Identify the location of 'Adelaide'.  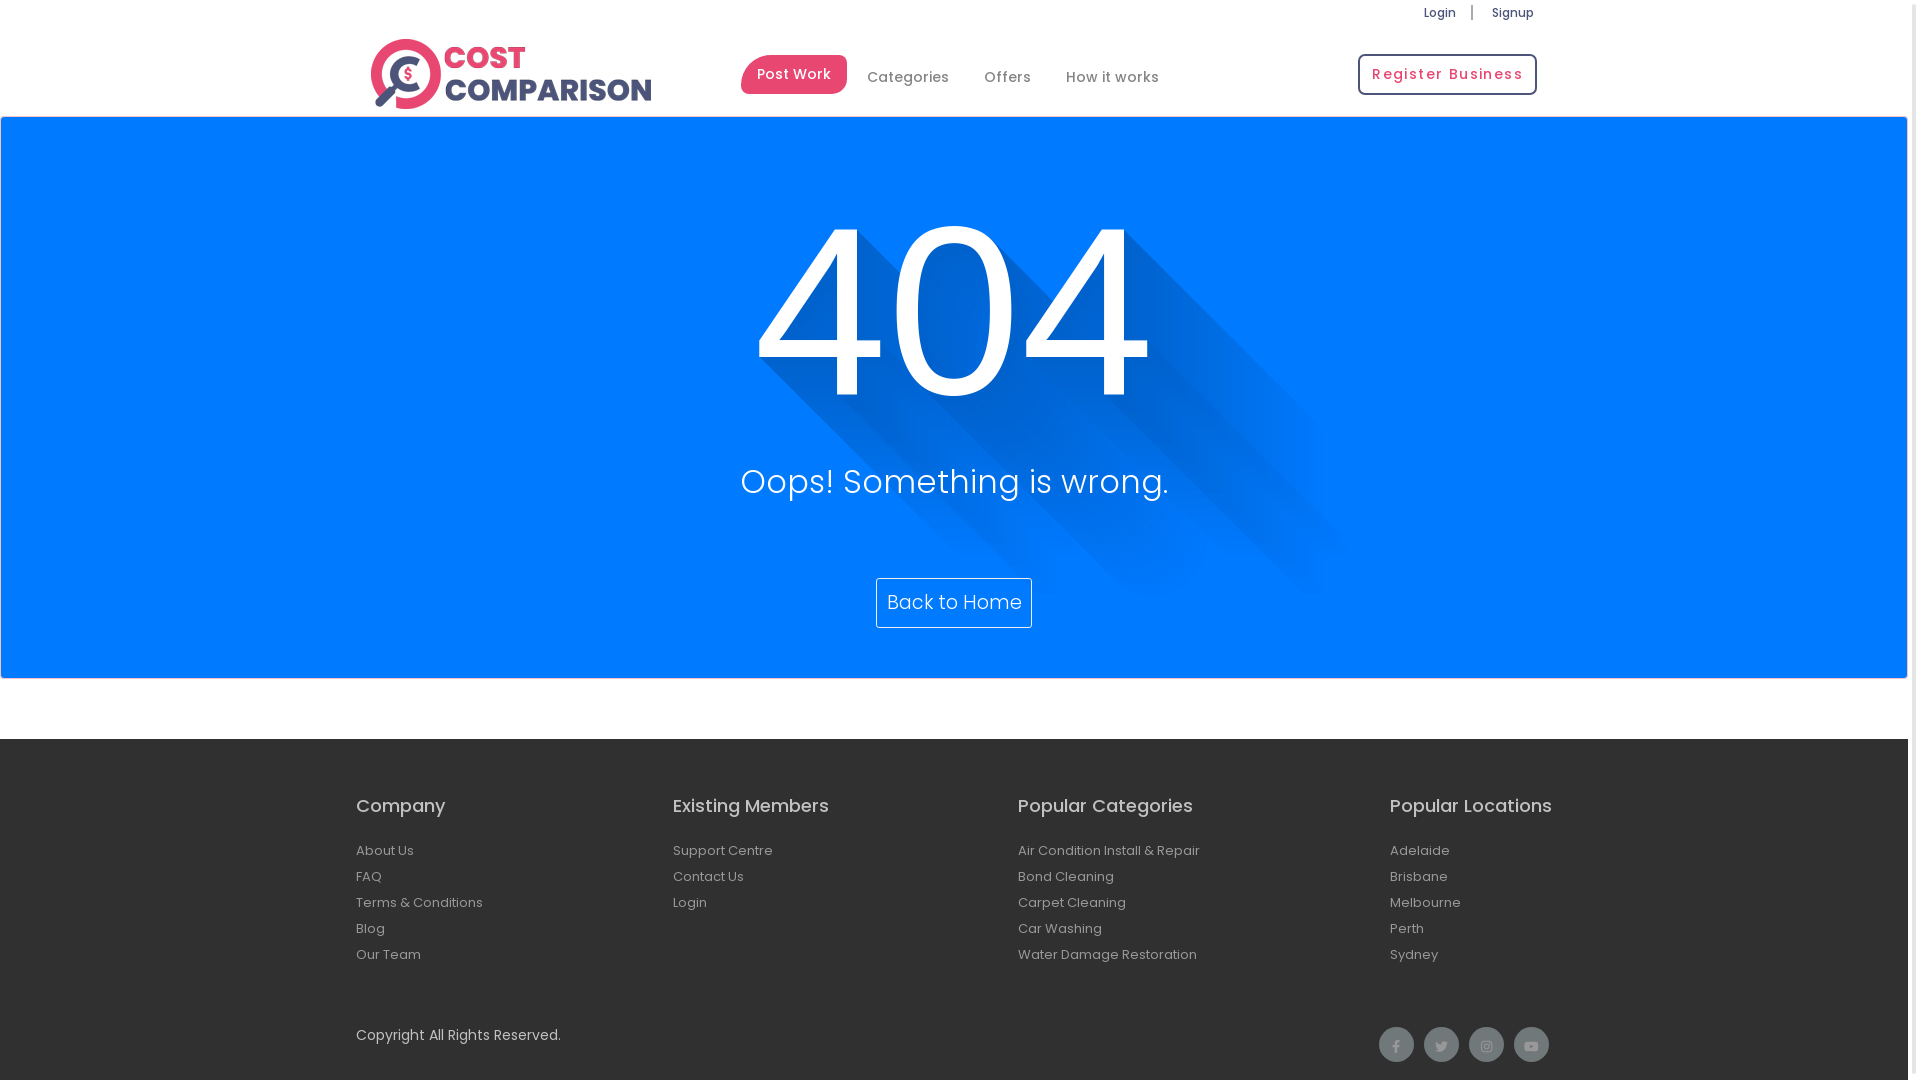
(1419, 850).